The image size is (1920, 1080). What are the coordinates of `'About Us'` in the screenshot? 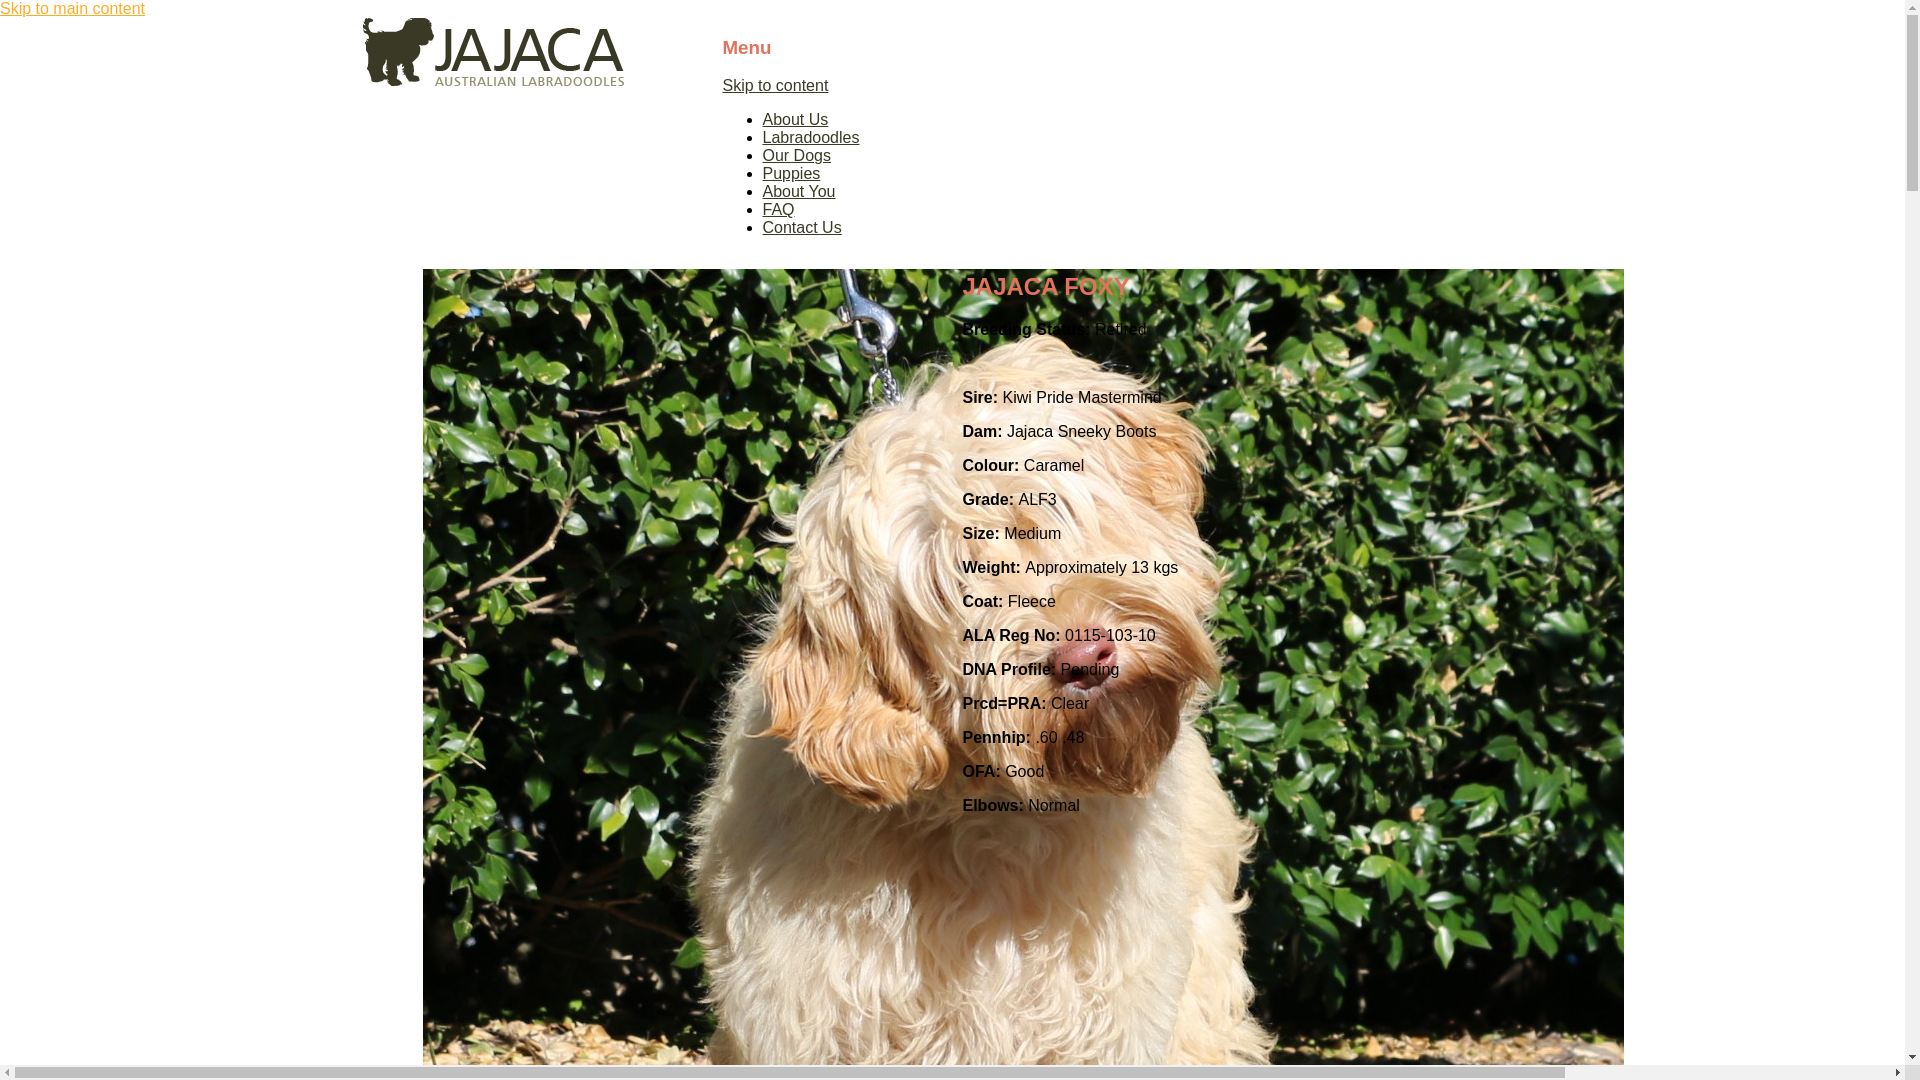 It's located at (794, 119).